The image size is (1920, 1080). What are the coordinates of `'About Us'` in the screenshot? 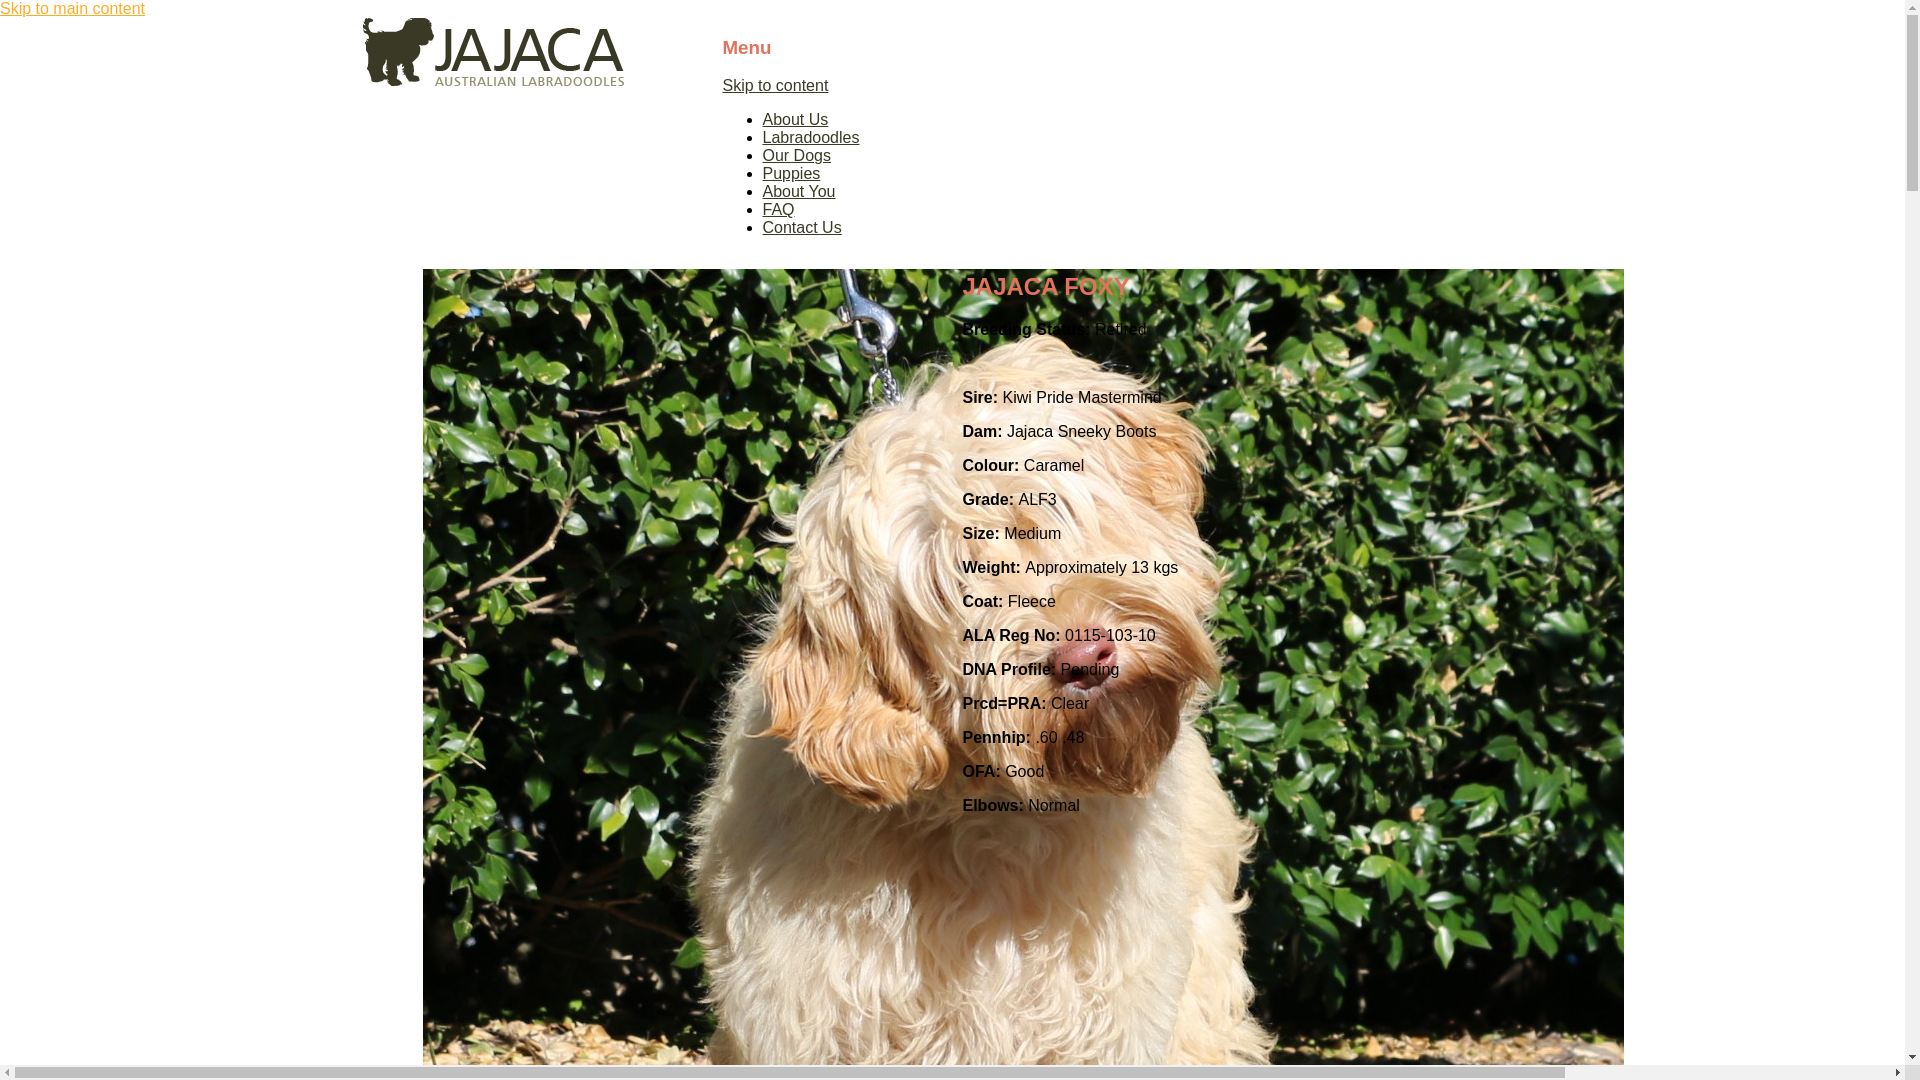 It's located at (794, 119).